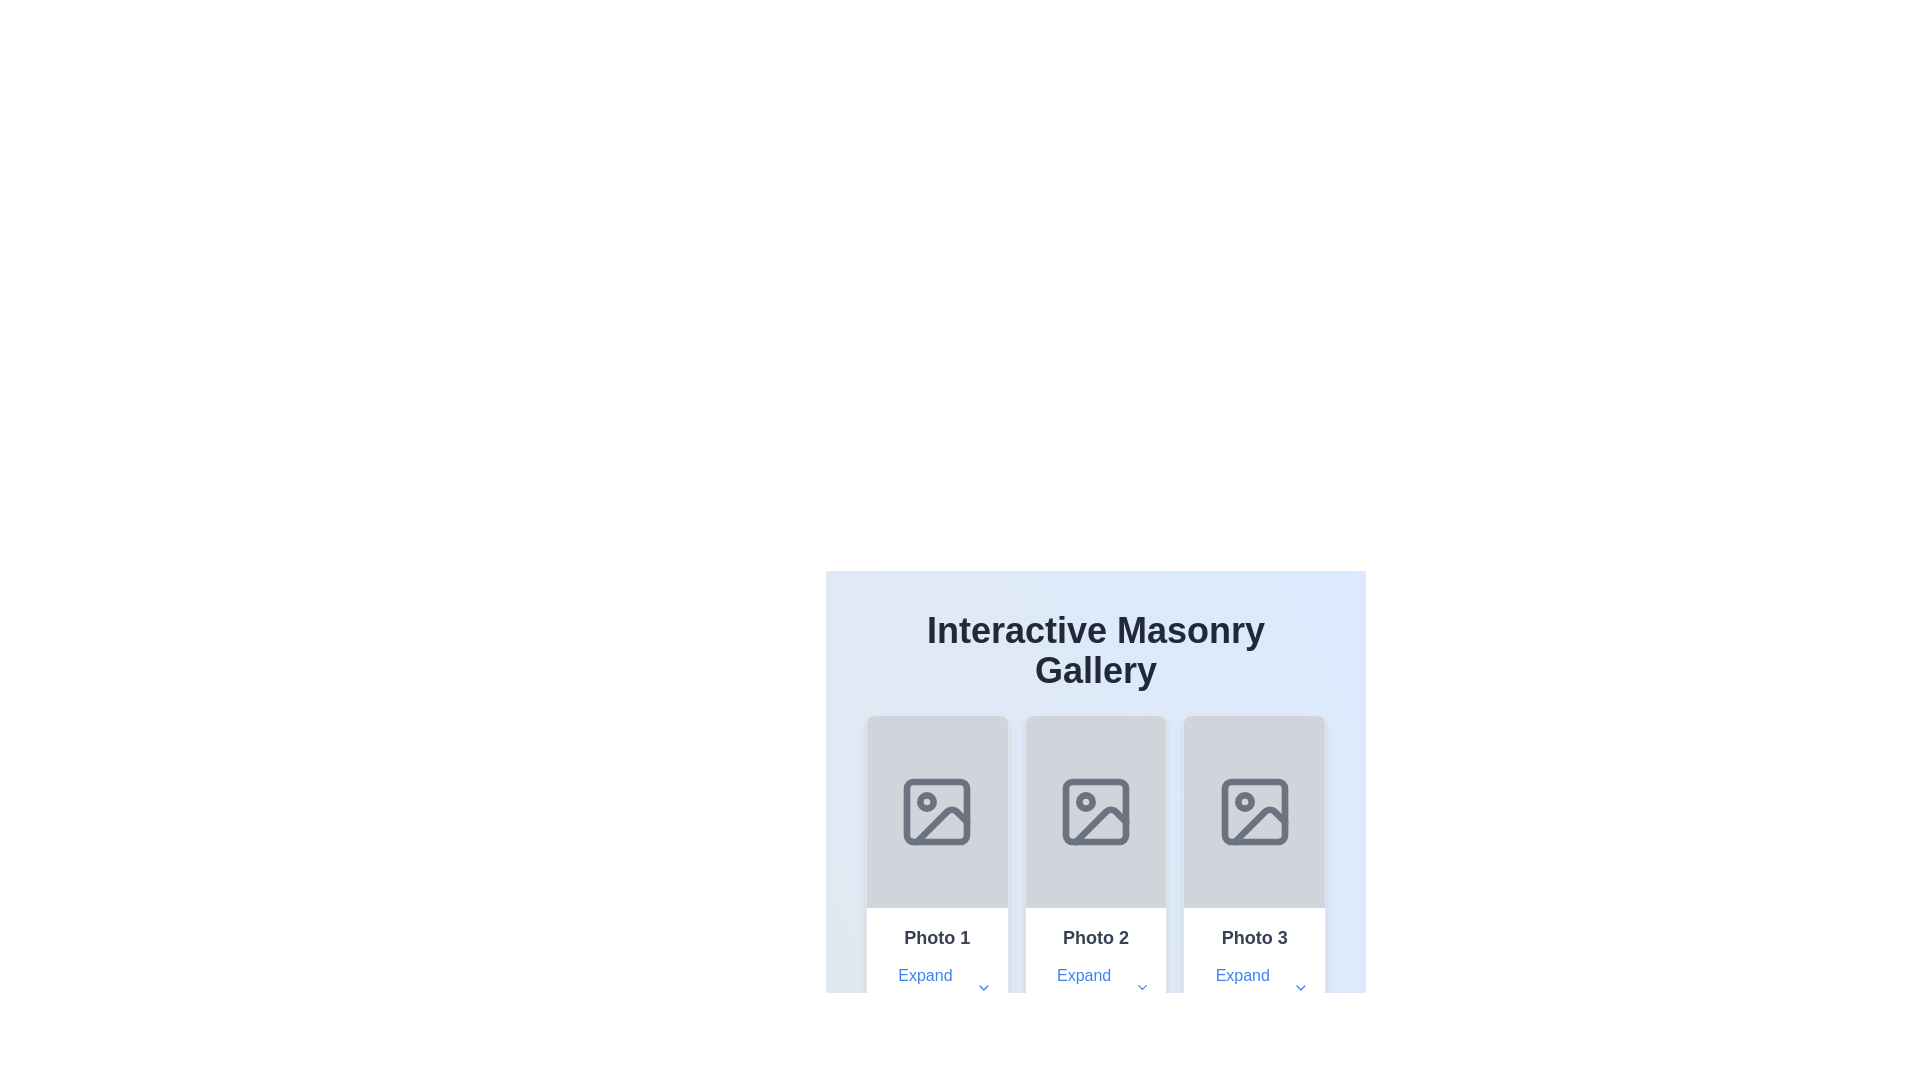 Image resolution: width=1920 pixels, height=1080 pixels. I want to click on the expand icon for 'Photo 3', so click(1301, 986).